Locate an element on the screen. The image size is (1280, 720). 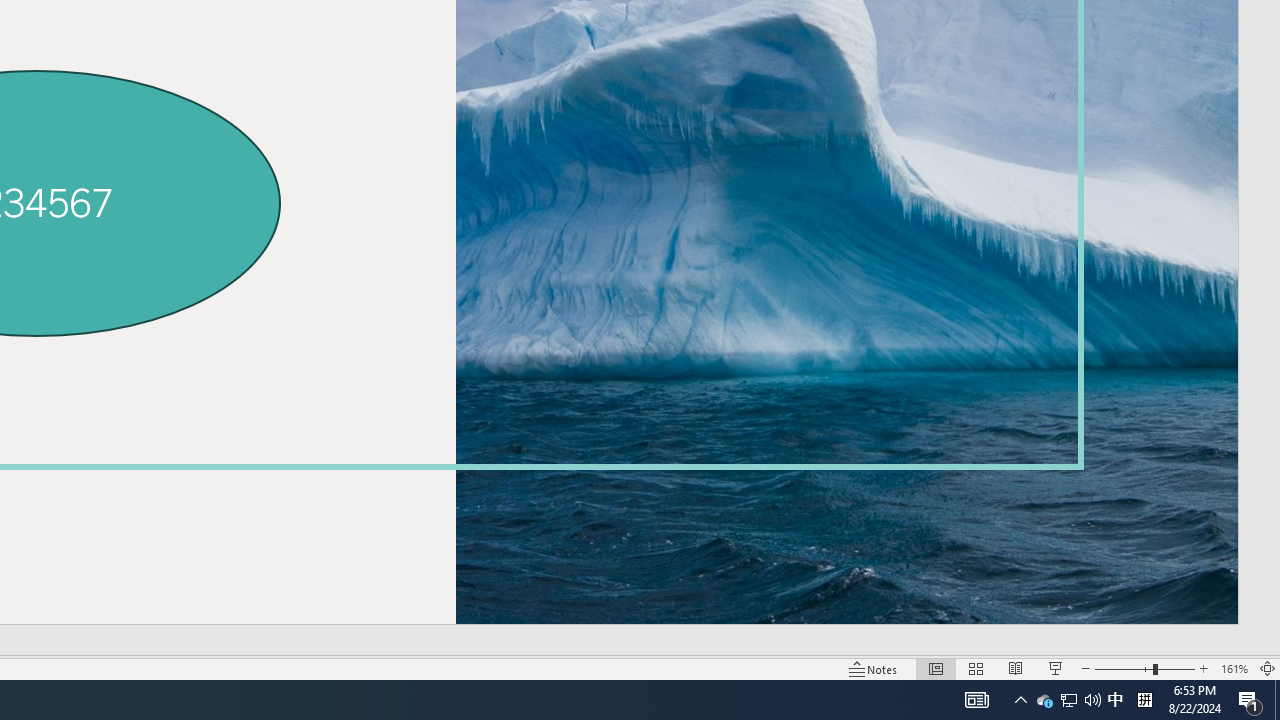
'Notes ' is located at coordinates (874, 669).